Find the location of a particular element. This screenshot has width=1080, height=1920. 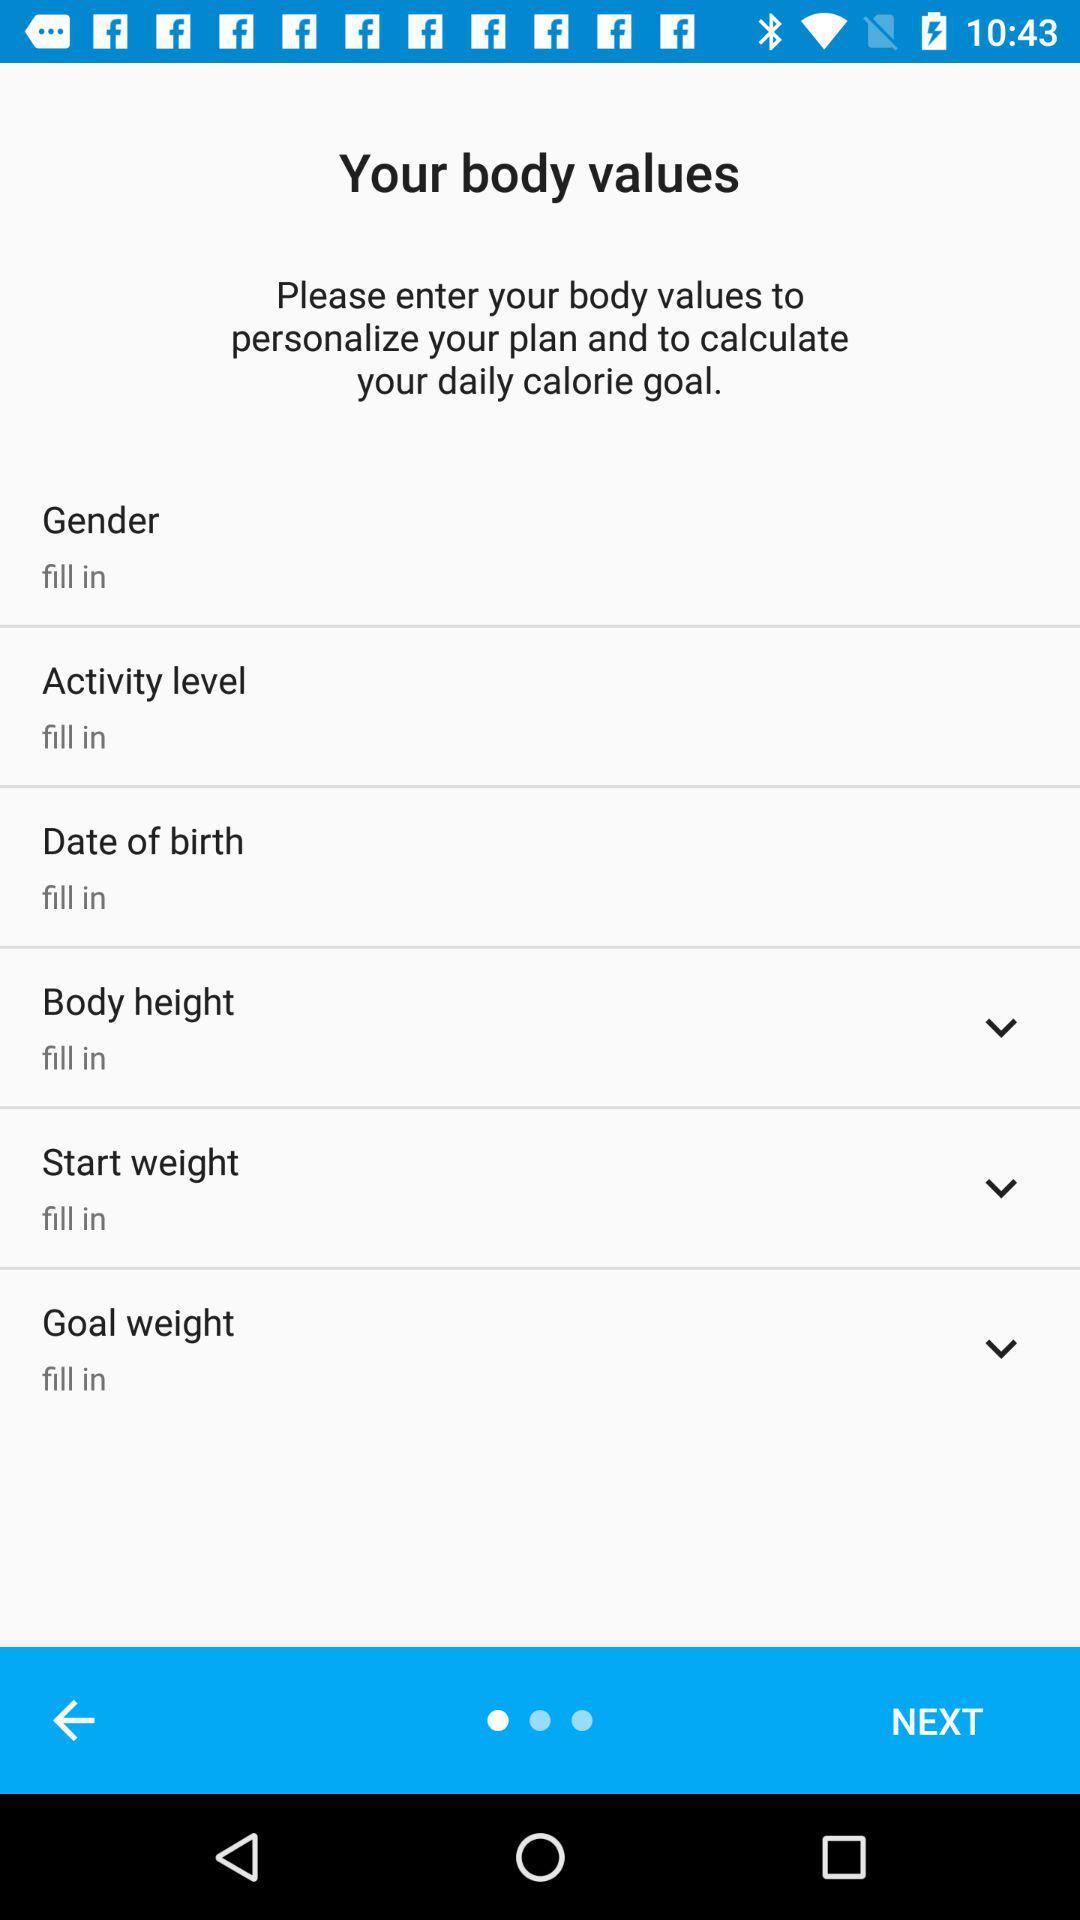

the arrow_backward icon is located at coordinates (72, 1719).